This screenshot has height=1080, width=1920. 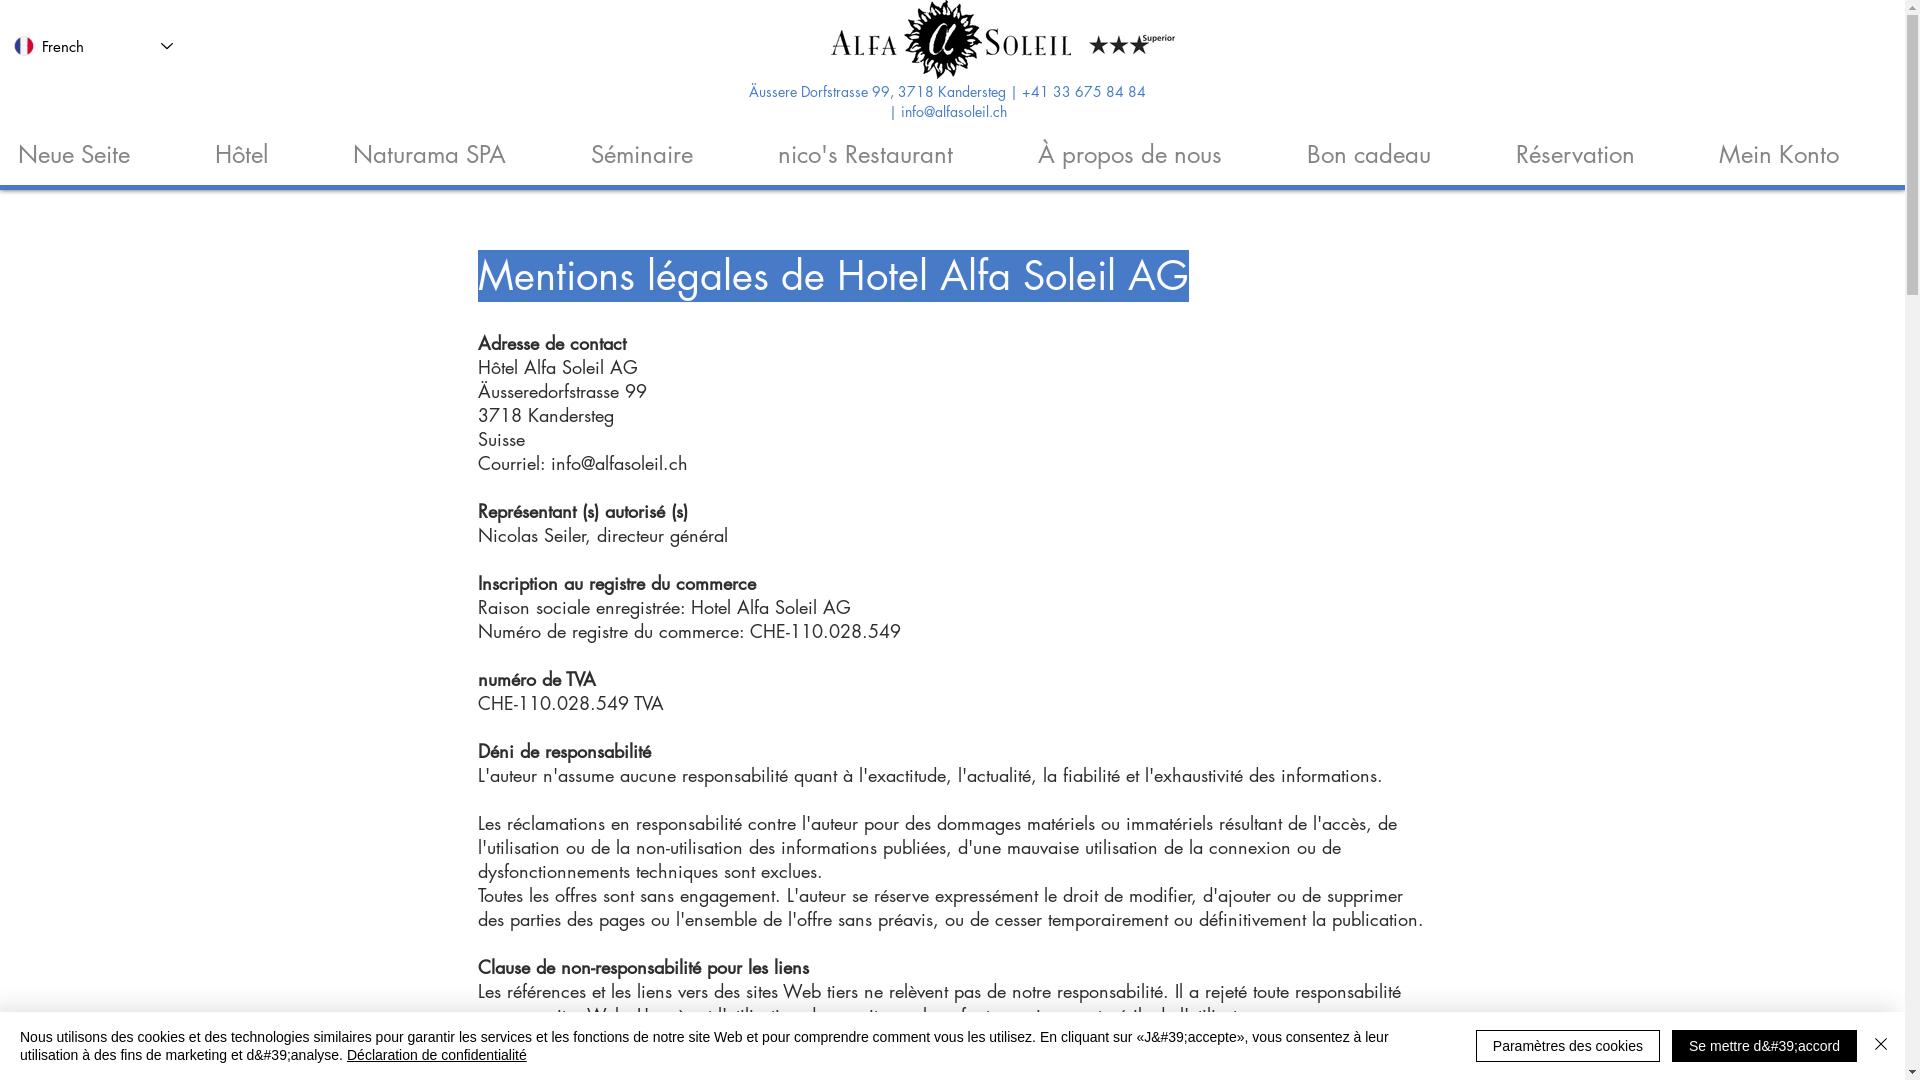 I want to click on 'Naturama SPA', so click(x=453, y=144).